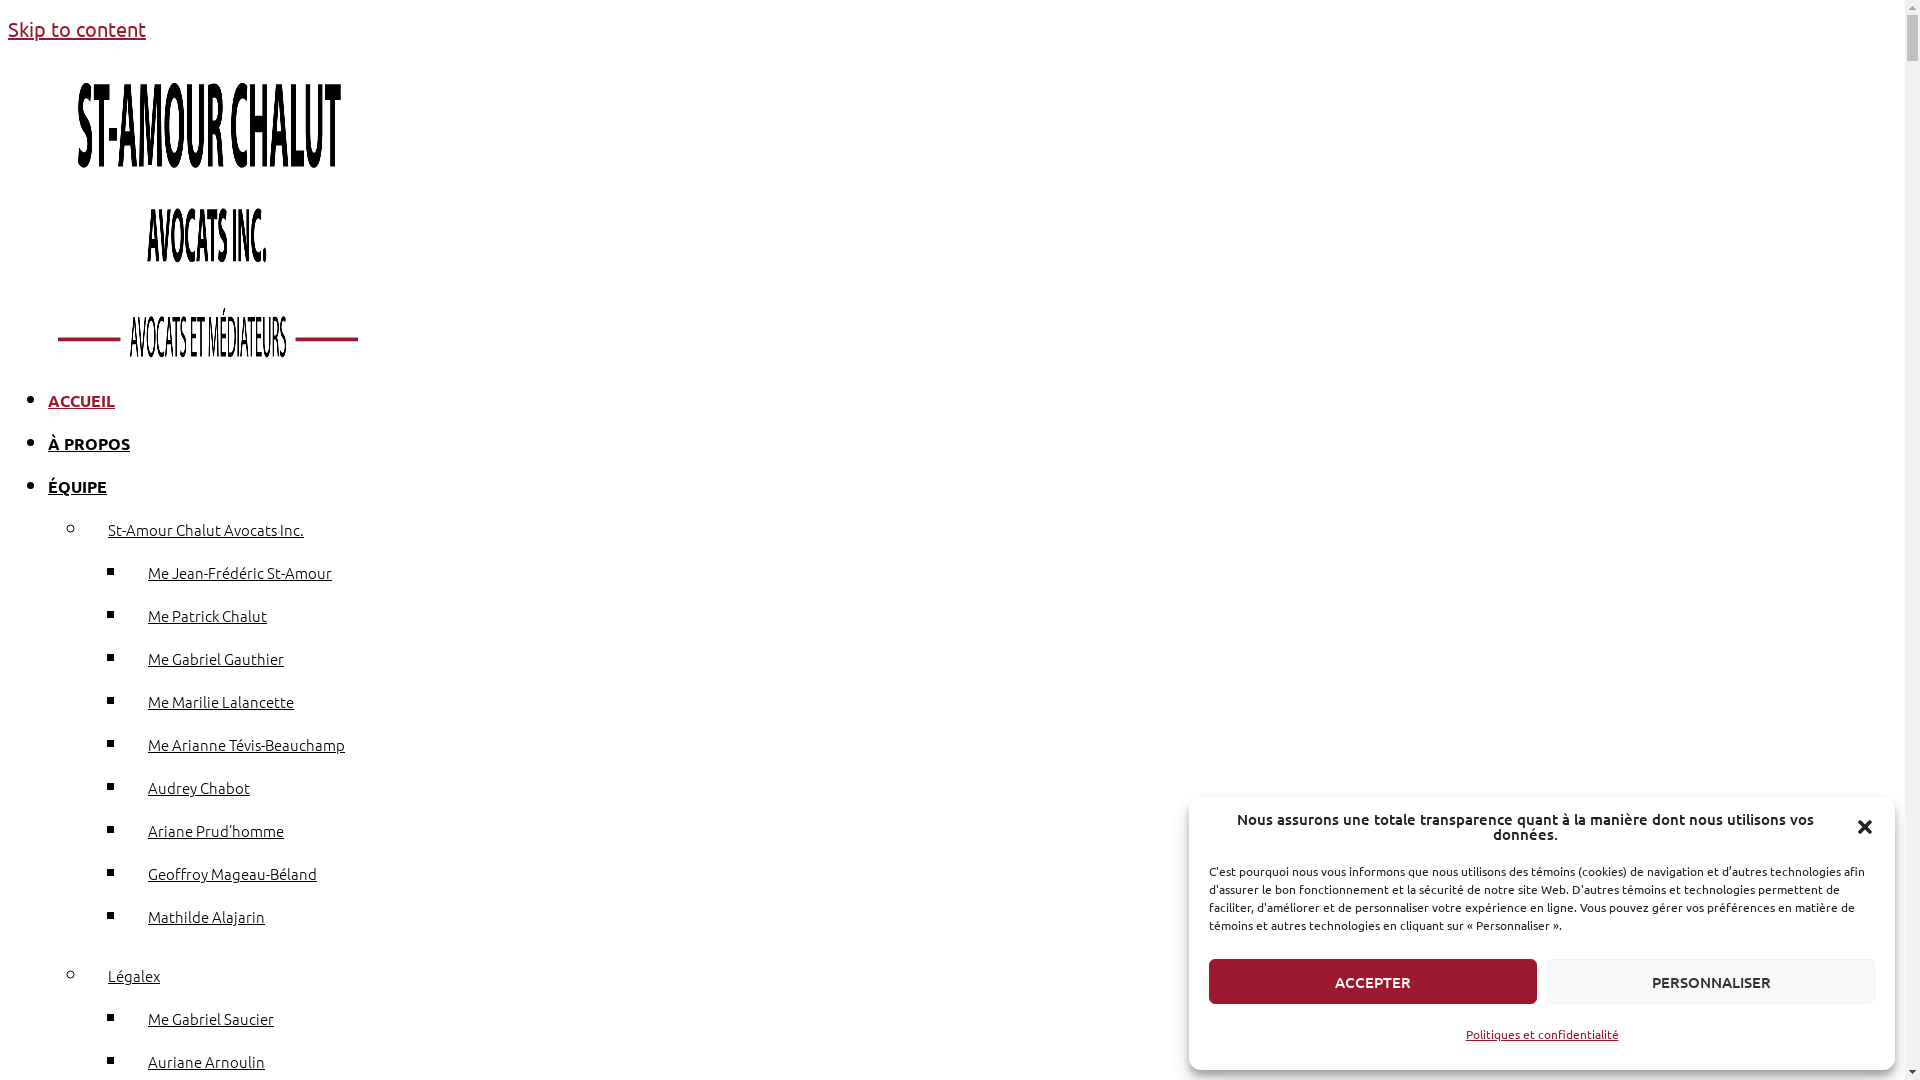 The image size is (1920, 1080). I want to click on 'Audrey Chabot', so click(198, 786).